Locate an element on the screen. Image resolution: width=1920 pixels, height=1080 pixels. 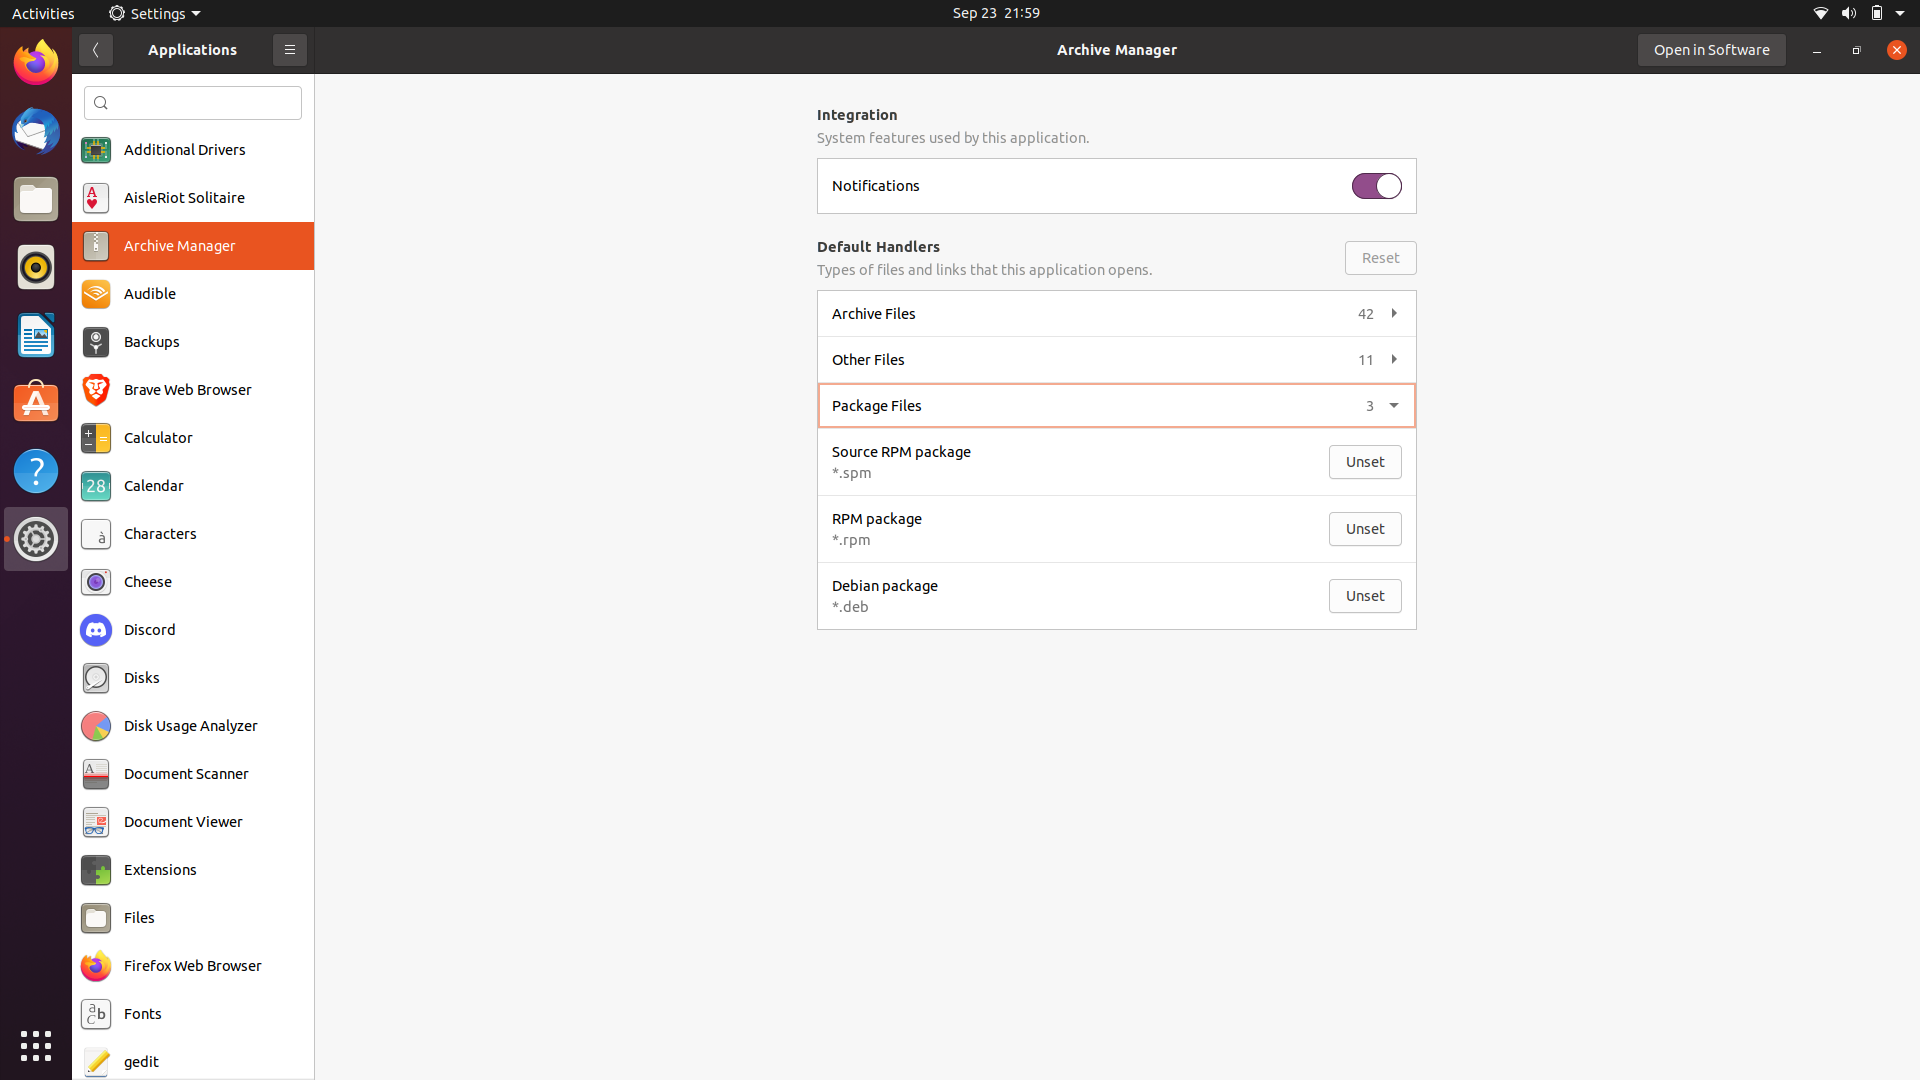
Use the search bar to retrieve files is located at coordinates (193, 102).